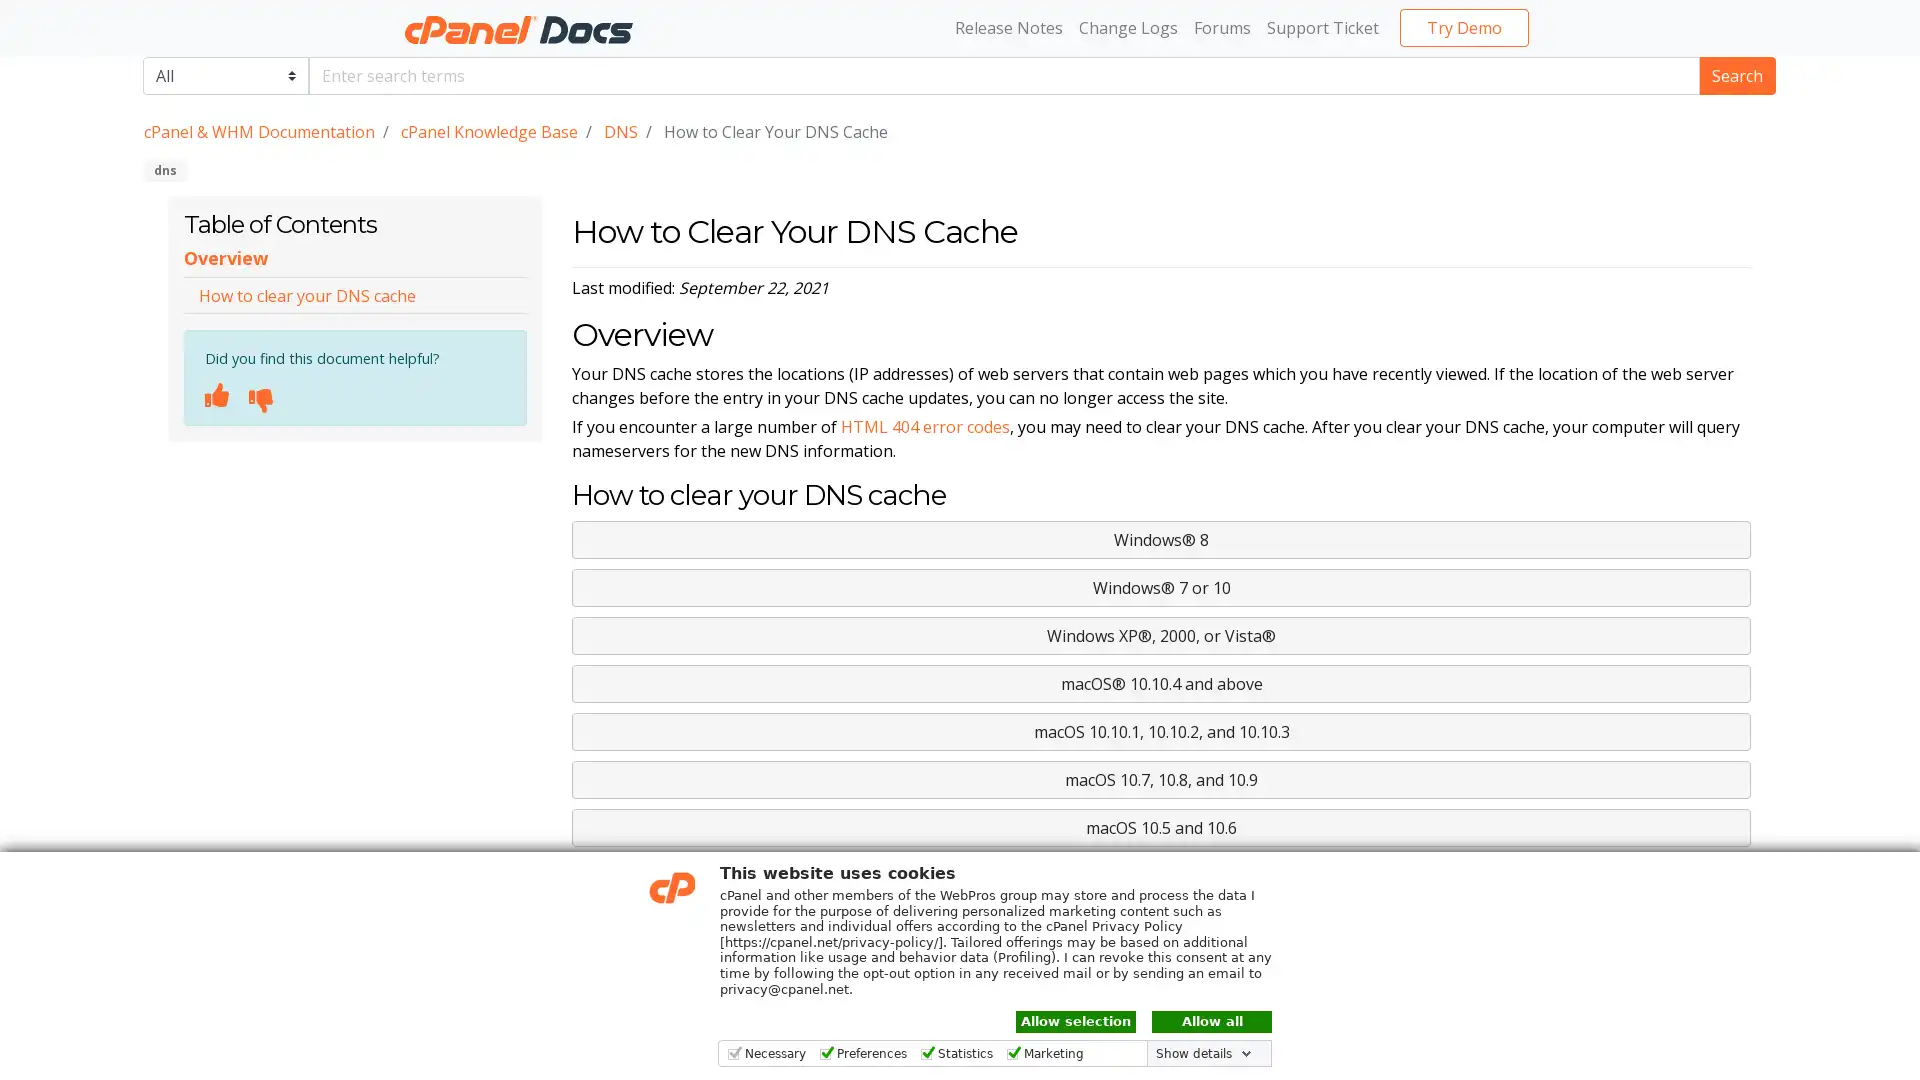 This screenshot has height=1080, width=1920. Describe the element at coordinates (1161, 636) in the screenshot. I see `Windows XP, 2000, or Vista` at that location.